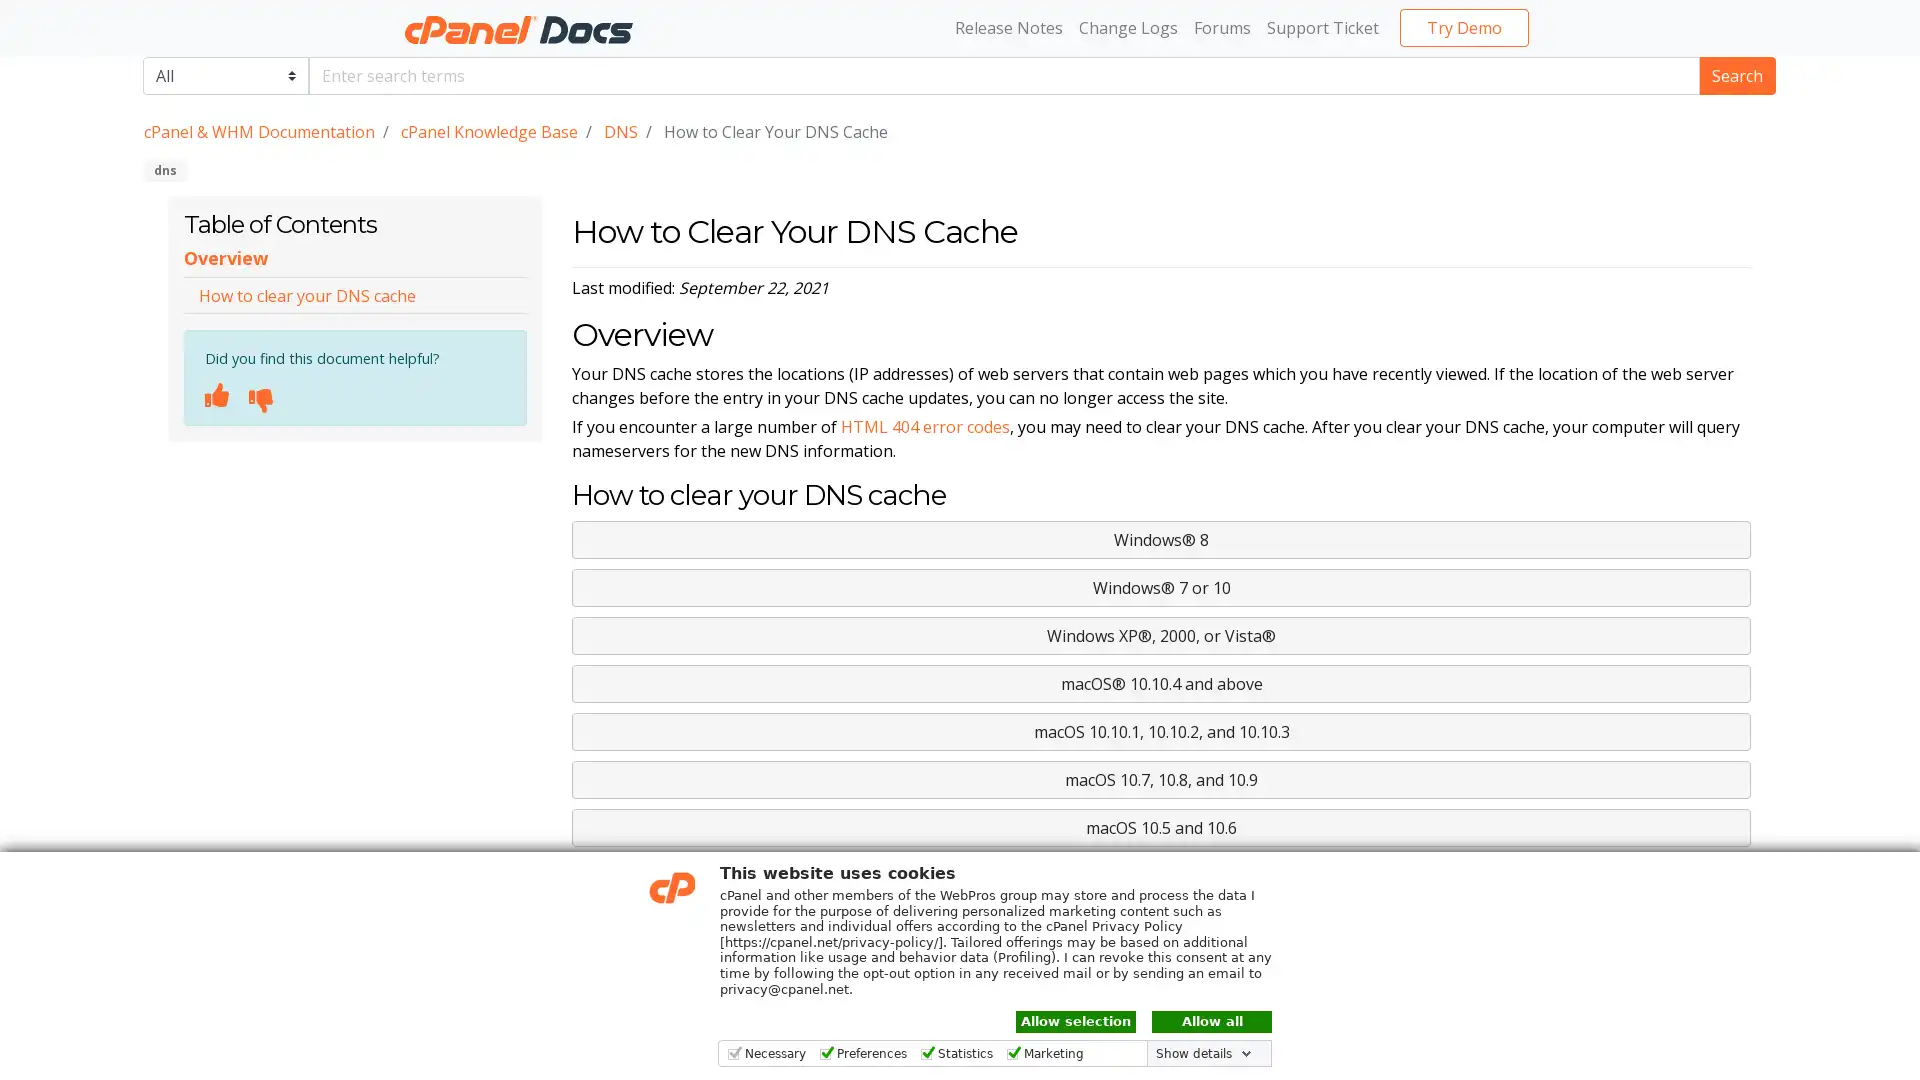 This screenshot has height=1080, width=1920. Describe the element at coordinates (1161, 636) in the screenshot. I see `Windows XP, 2000, or Vista` at that location.